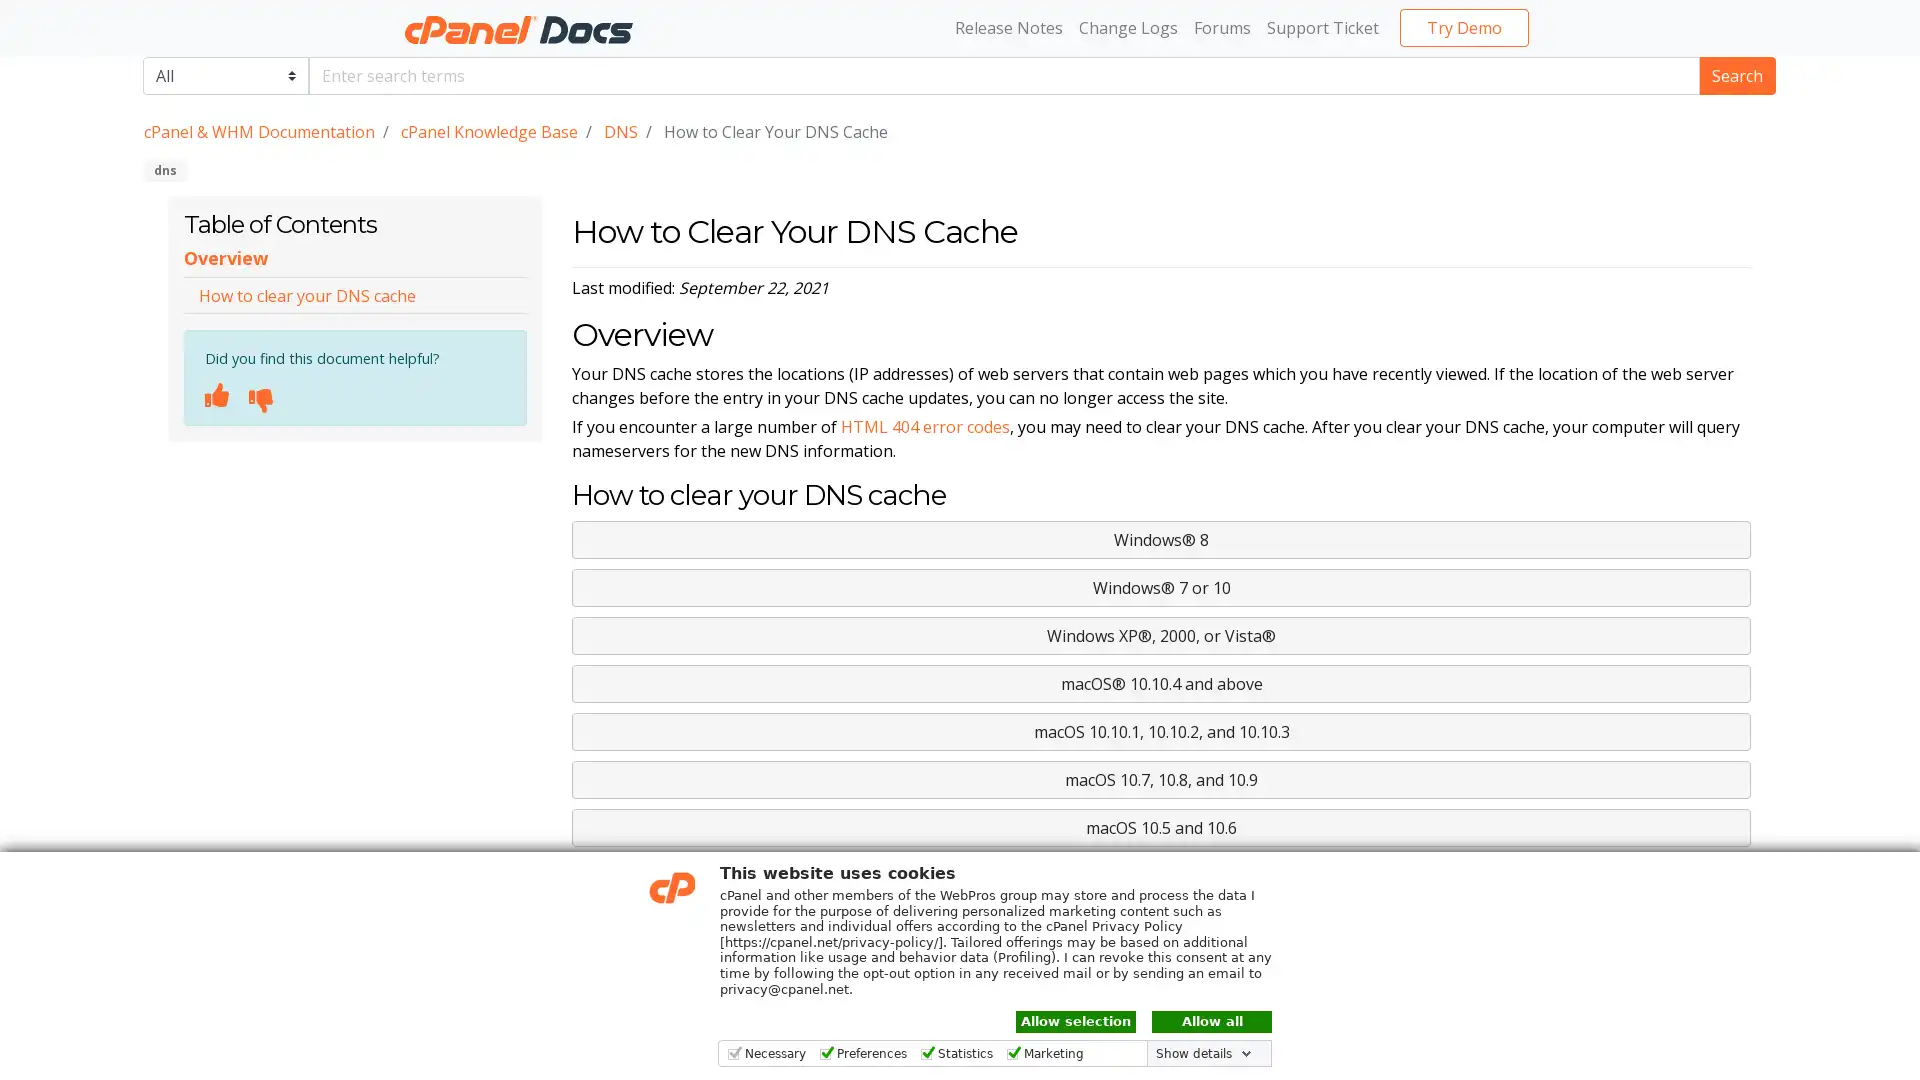 This screenshot has height=1080, width=1920. Describe the element at coordinates (1161, 636) in the screenshot. I see `Windows XP, 2000, or Vista` at that location.